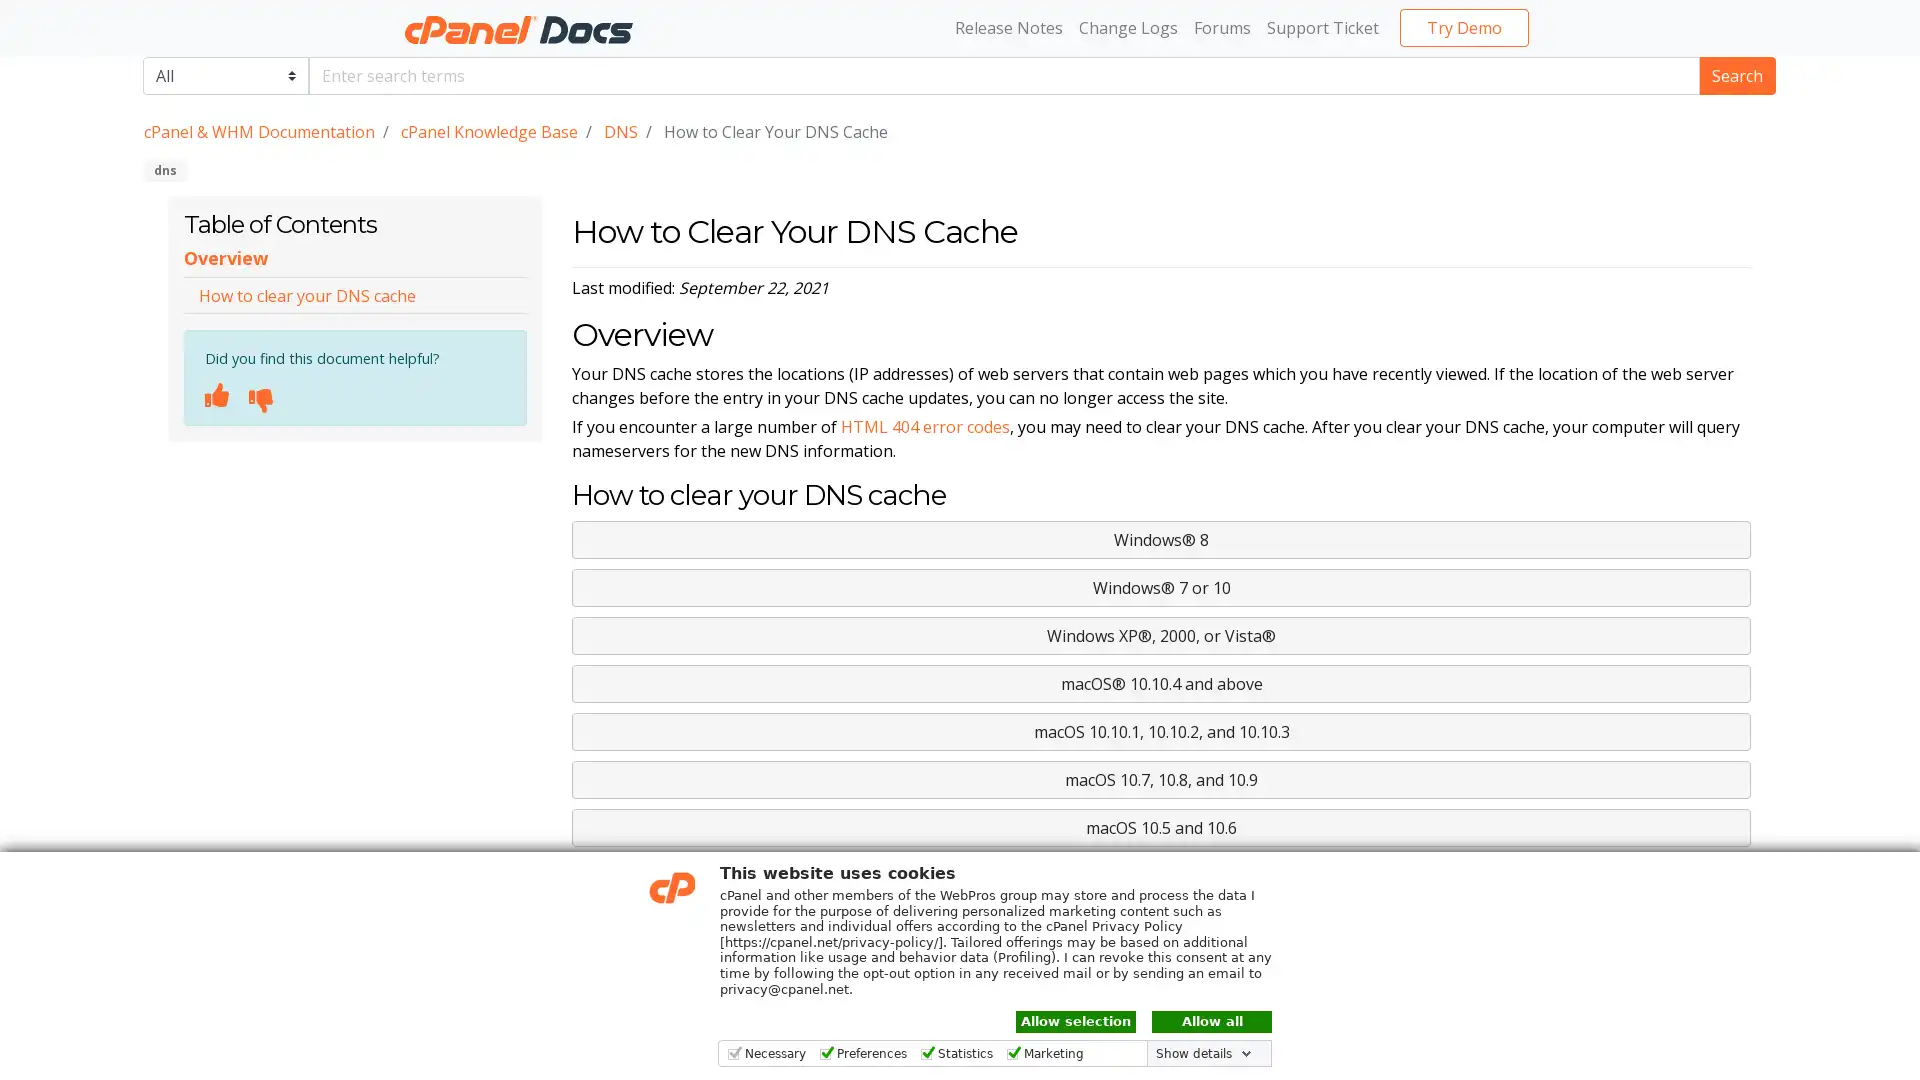 This screenshot has height=1080, width=1920. Describe the element at coordinates (1161, 636) in the screenshot. I see `Windows XP, 2000, or Vista` at that location.